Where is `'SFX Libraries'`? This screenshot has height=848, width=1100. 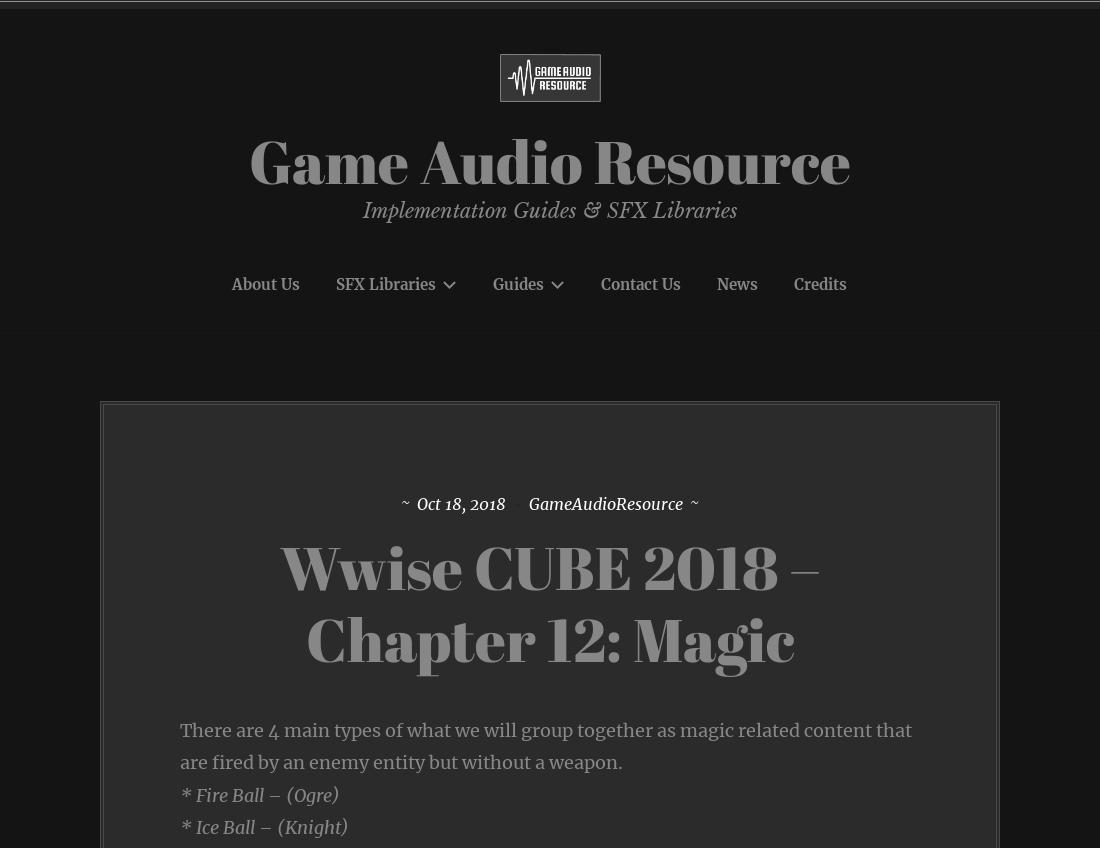 'SFX Libraries' is located at coordinates (385, 283).